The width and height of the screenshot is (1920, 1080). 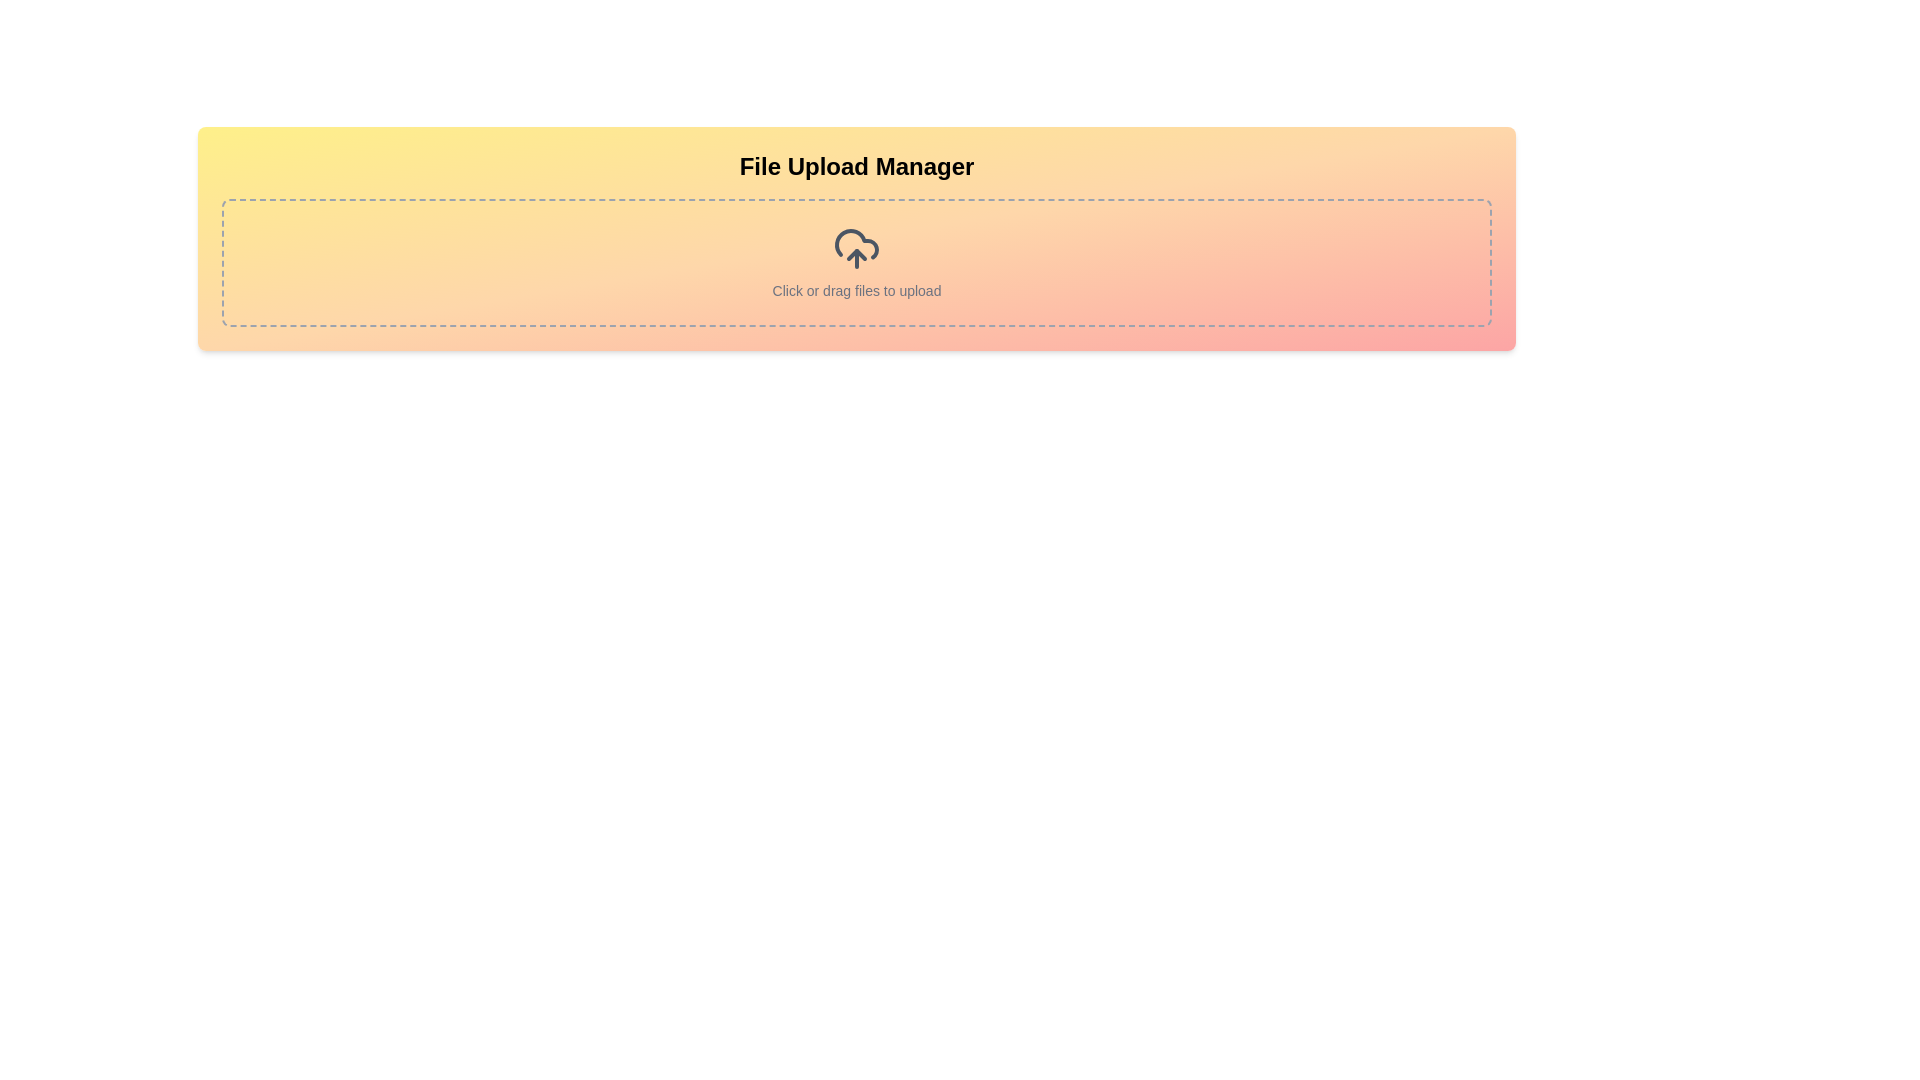 What do you see at coordinates (857, 248) in the screenshot?
I see `the cloud upload icon with an upward arrow, which is located above the 'Click or drag files to upload' text and beneath the 'File Upload Manager' heading` at bounding box center [857, 248].